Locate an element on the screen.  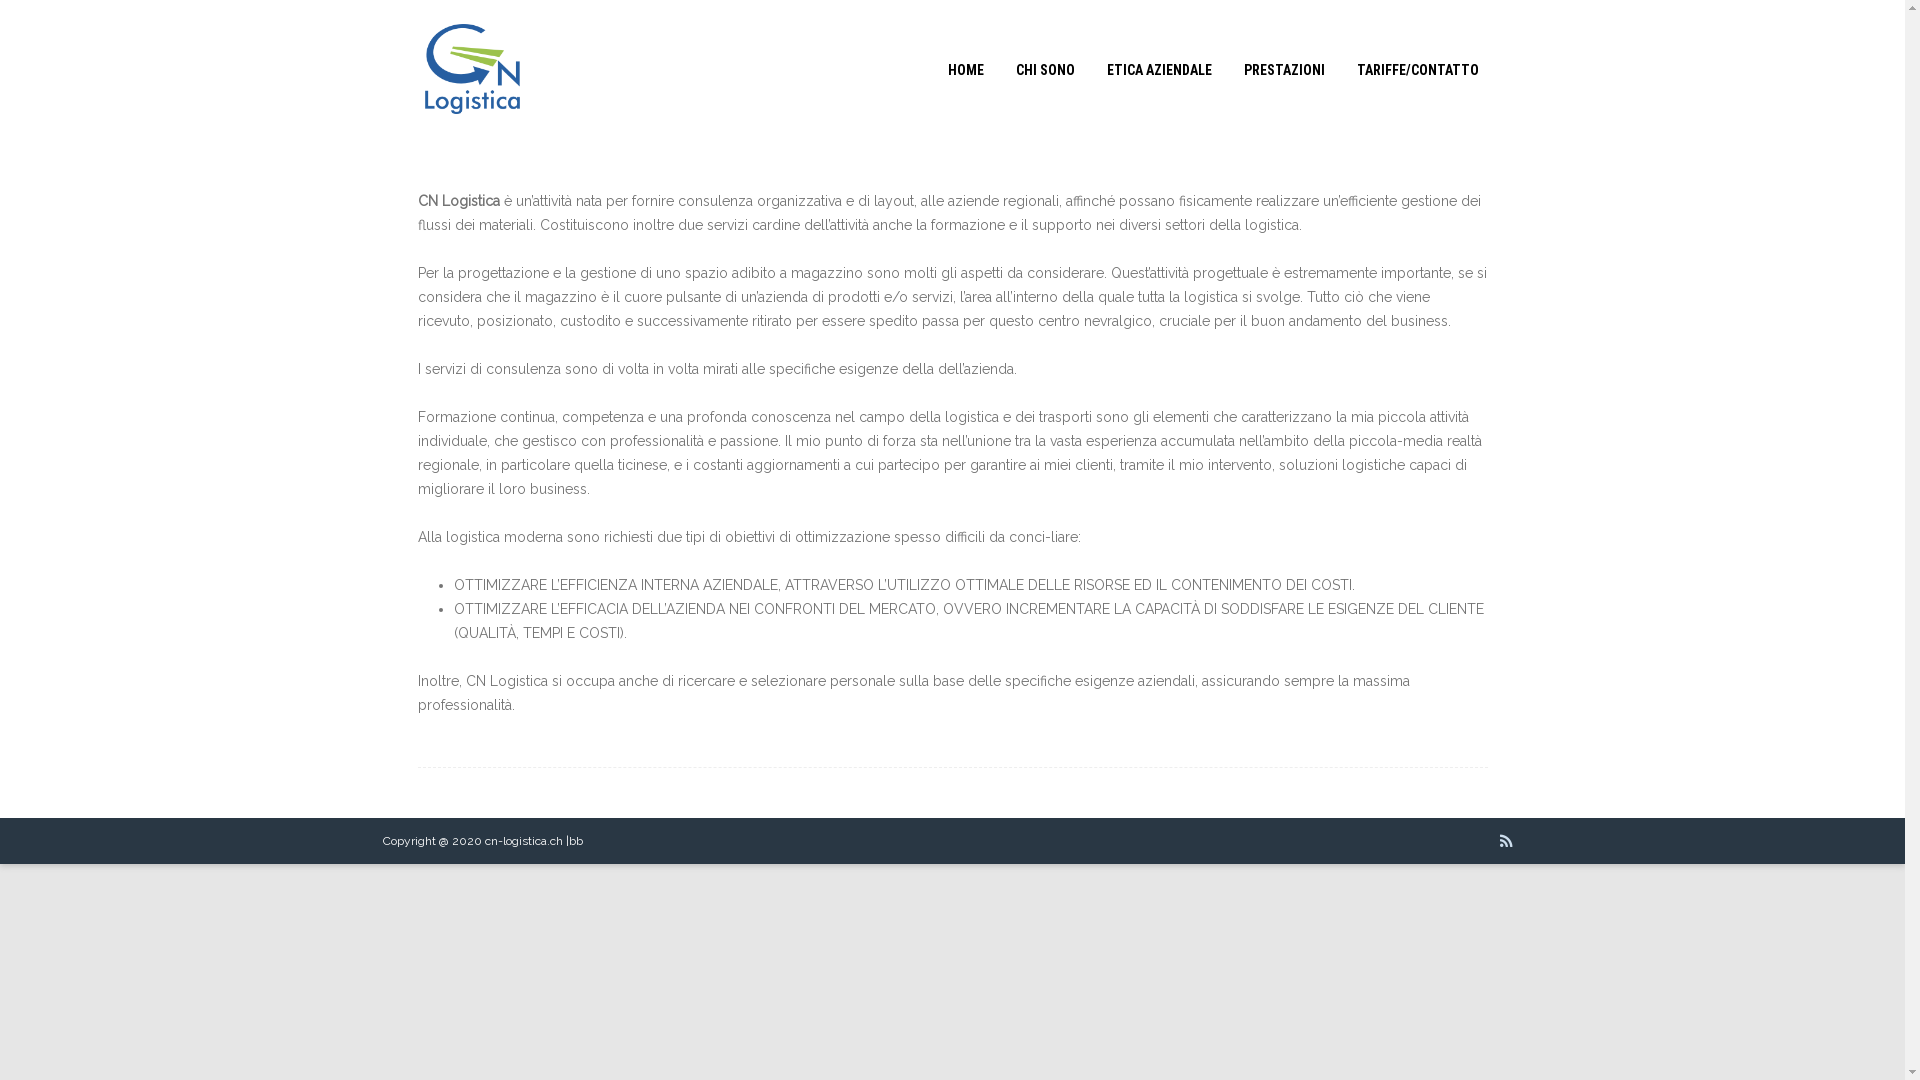
'CN-logistica' is located at coordinates (398, 132).